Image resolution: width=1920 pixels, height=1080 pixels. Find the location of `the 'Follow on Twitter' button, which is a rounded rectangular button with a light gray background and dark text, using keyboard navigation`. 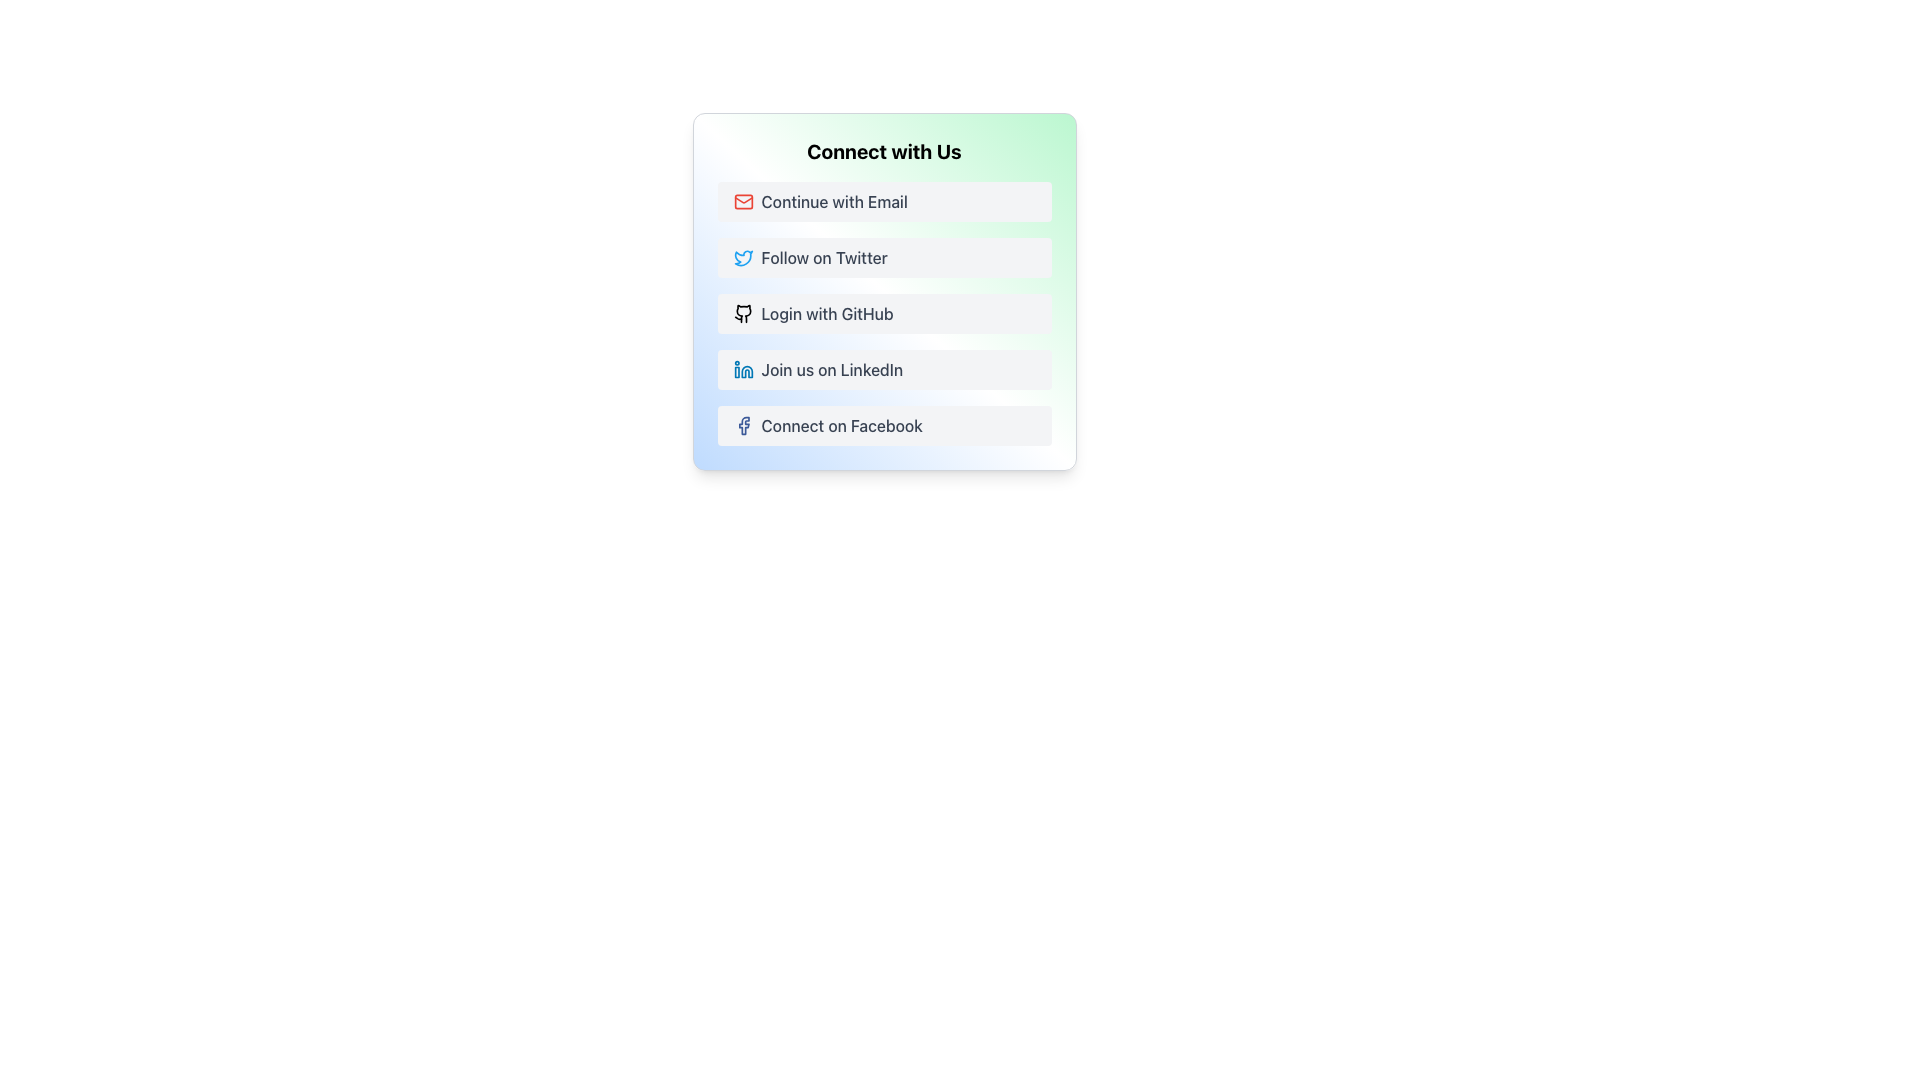

the 'Follow on Twitter' button, which is a rounded rectangular button with a light gray background and dark text, using keyboard navigation is located at coordinates (883, 257).